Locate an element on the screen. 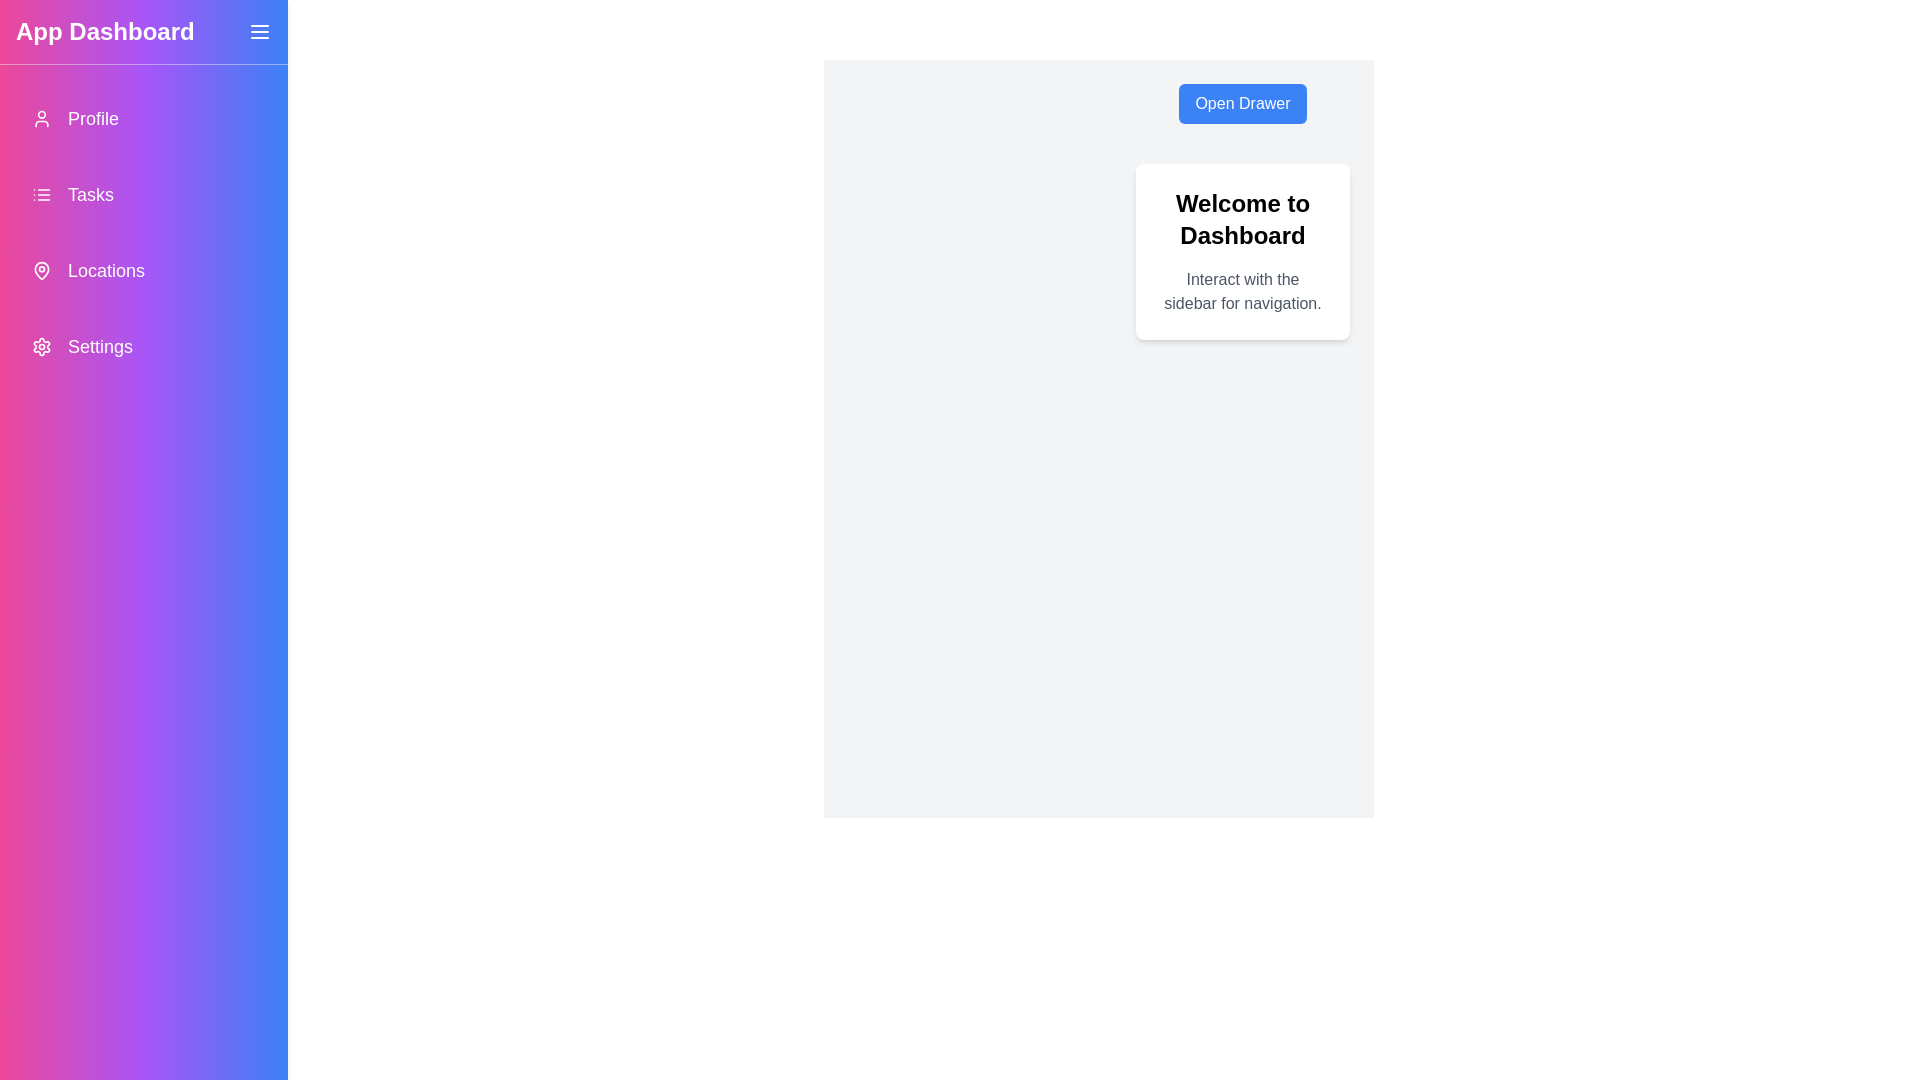 This screenshot has height=1080, width=1920. the navigation item labeled 'Profile' to observe its hover effect is located at coordinates (143, 119).